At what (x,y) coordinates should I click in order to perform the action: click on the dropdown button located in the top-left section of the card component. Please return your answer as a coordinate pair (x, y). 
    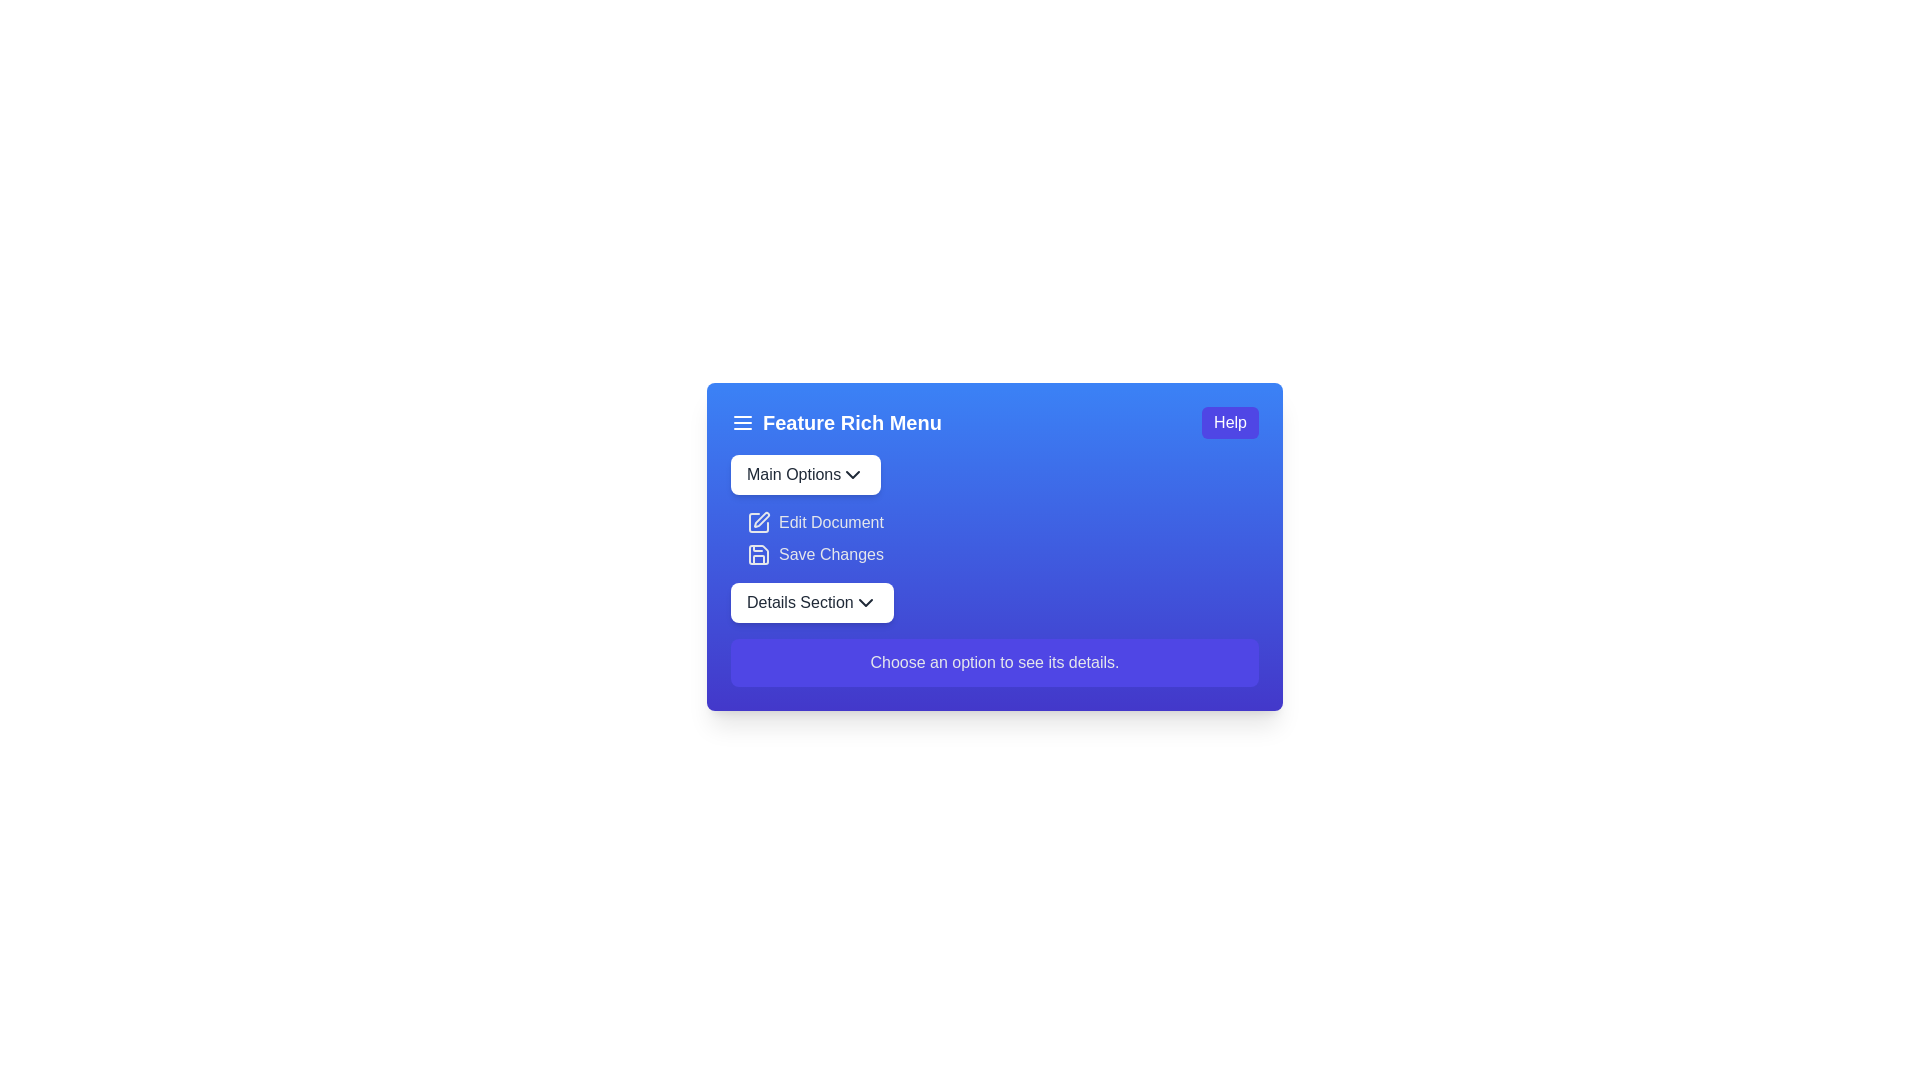
    Looking at the image, I should click on (806, 474).